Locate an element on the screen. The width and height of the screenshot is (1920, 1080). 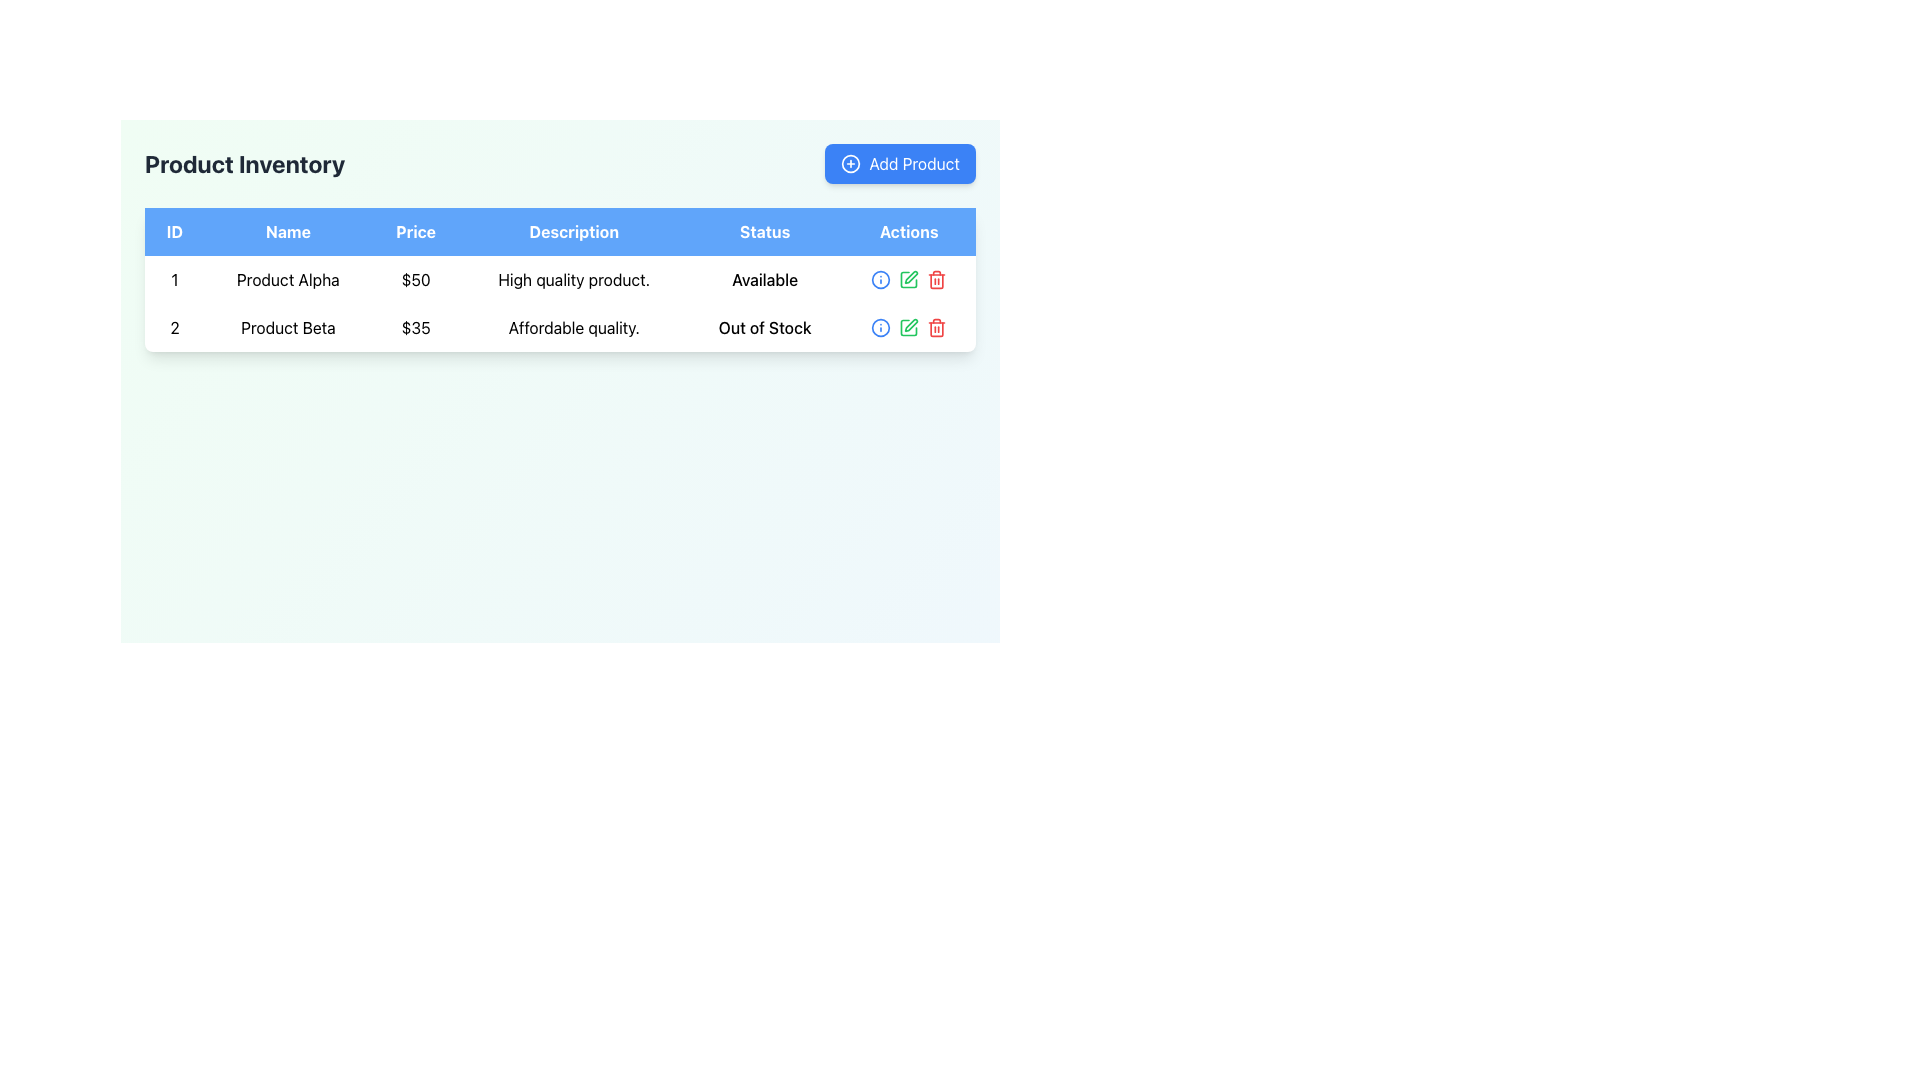
the price text indicating the cost of 'Product Alpha' in the first row of the product inventory table is located at coordinates (415, 280).